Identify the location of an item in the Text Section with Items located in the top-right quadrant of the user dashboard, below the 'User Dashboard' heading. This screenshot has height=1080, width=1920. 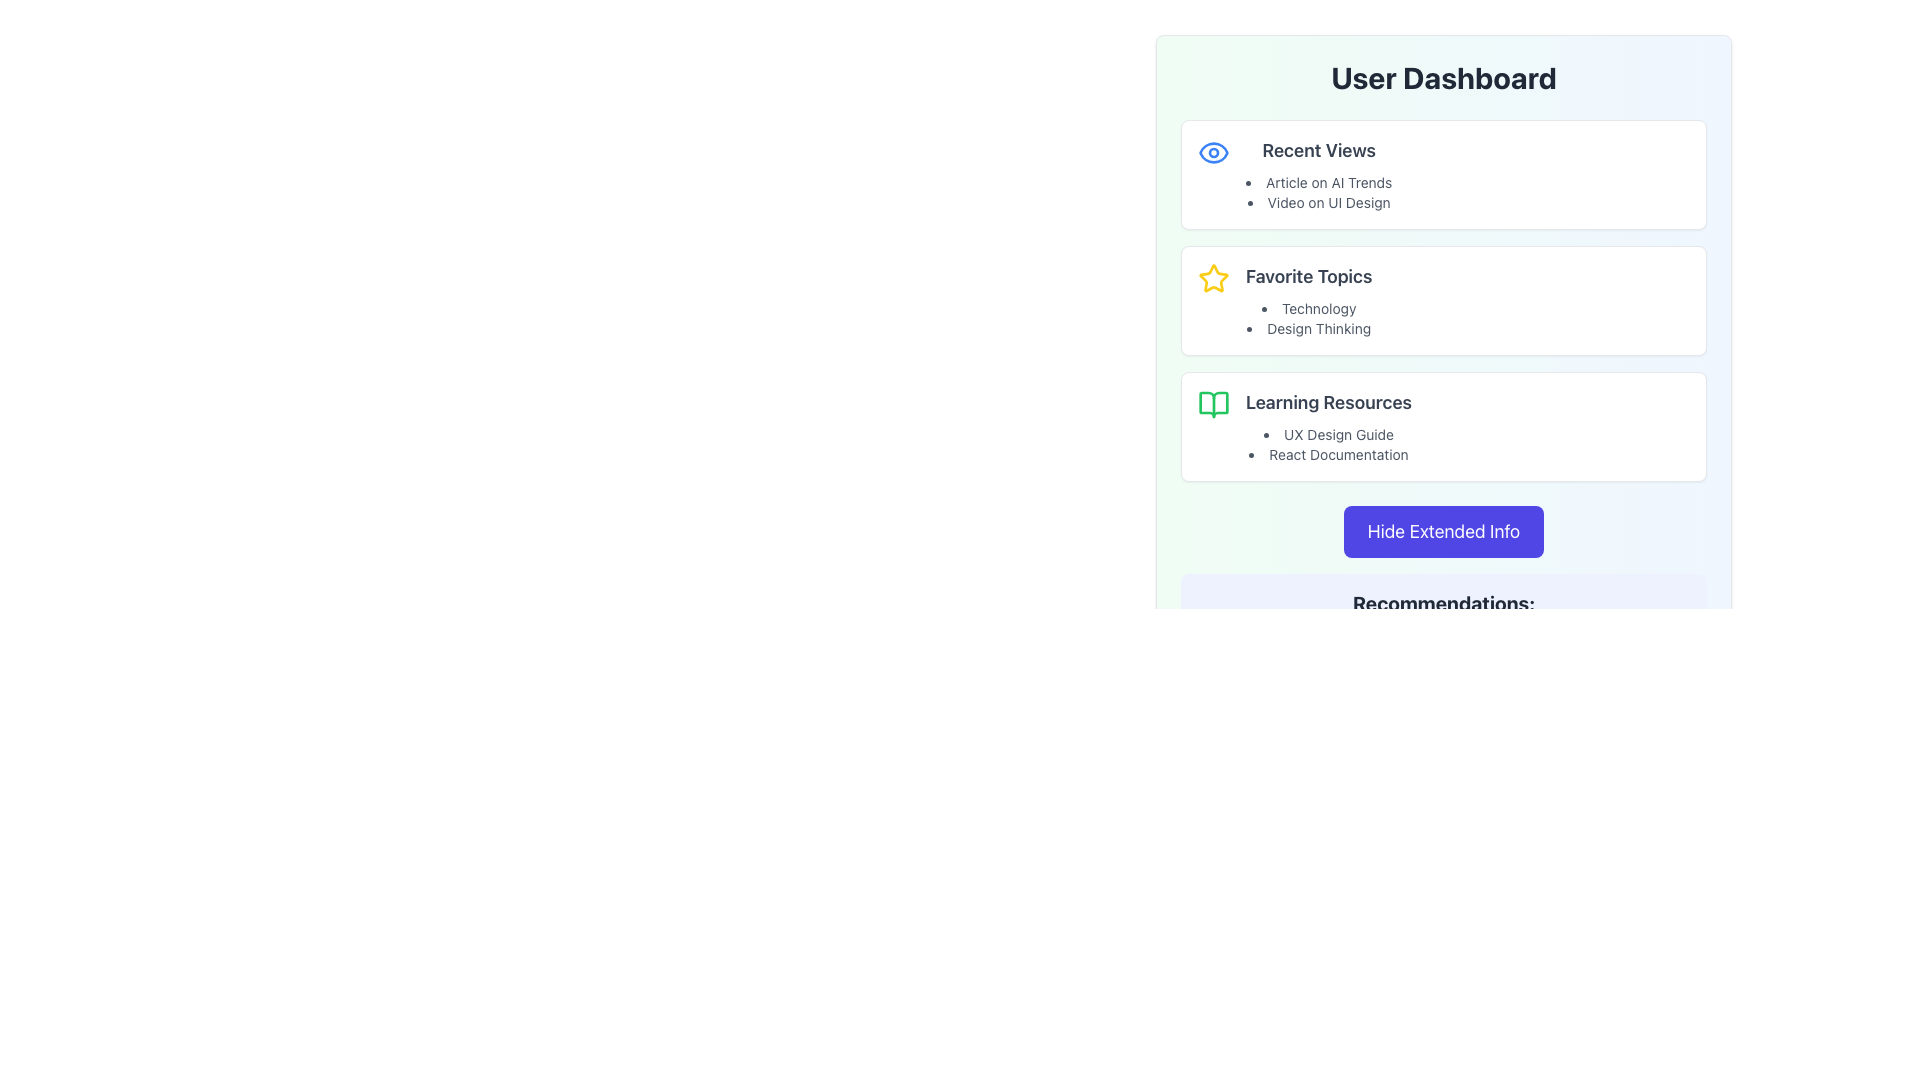
(1319, 173).